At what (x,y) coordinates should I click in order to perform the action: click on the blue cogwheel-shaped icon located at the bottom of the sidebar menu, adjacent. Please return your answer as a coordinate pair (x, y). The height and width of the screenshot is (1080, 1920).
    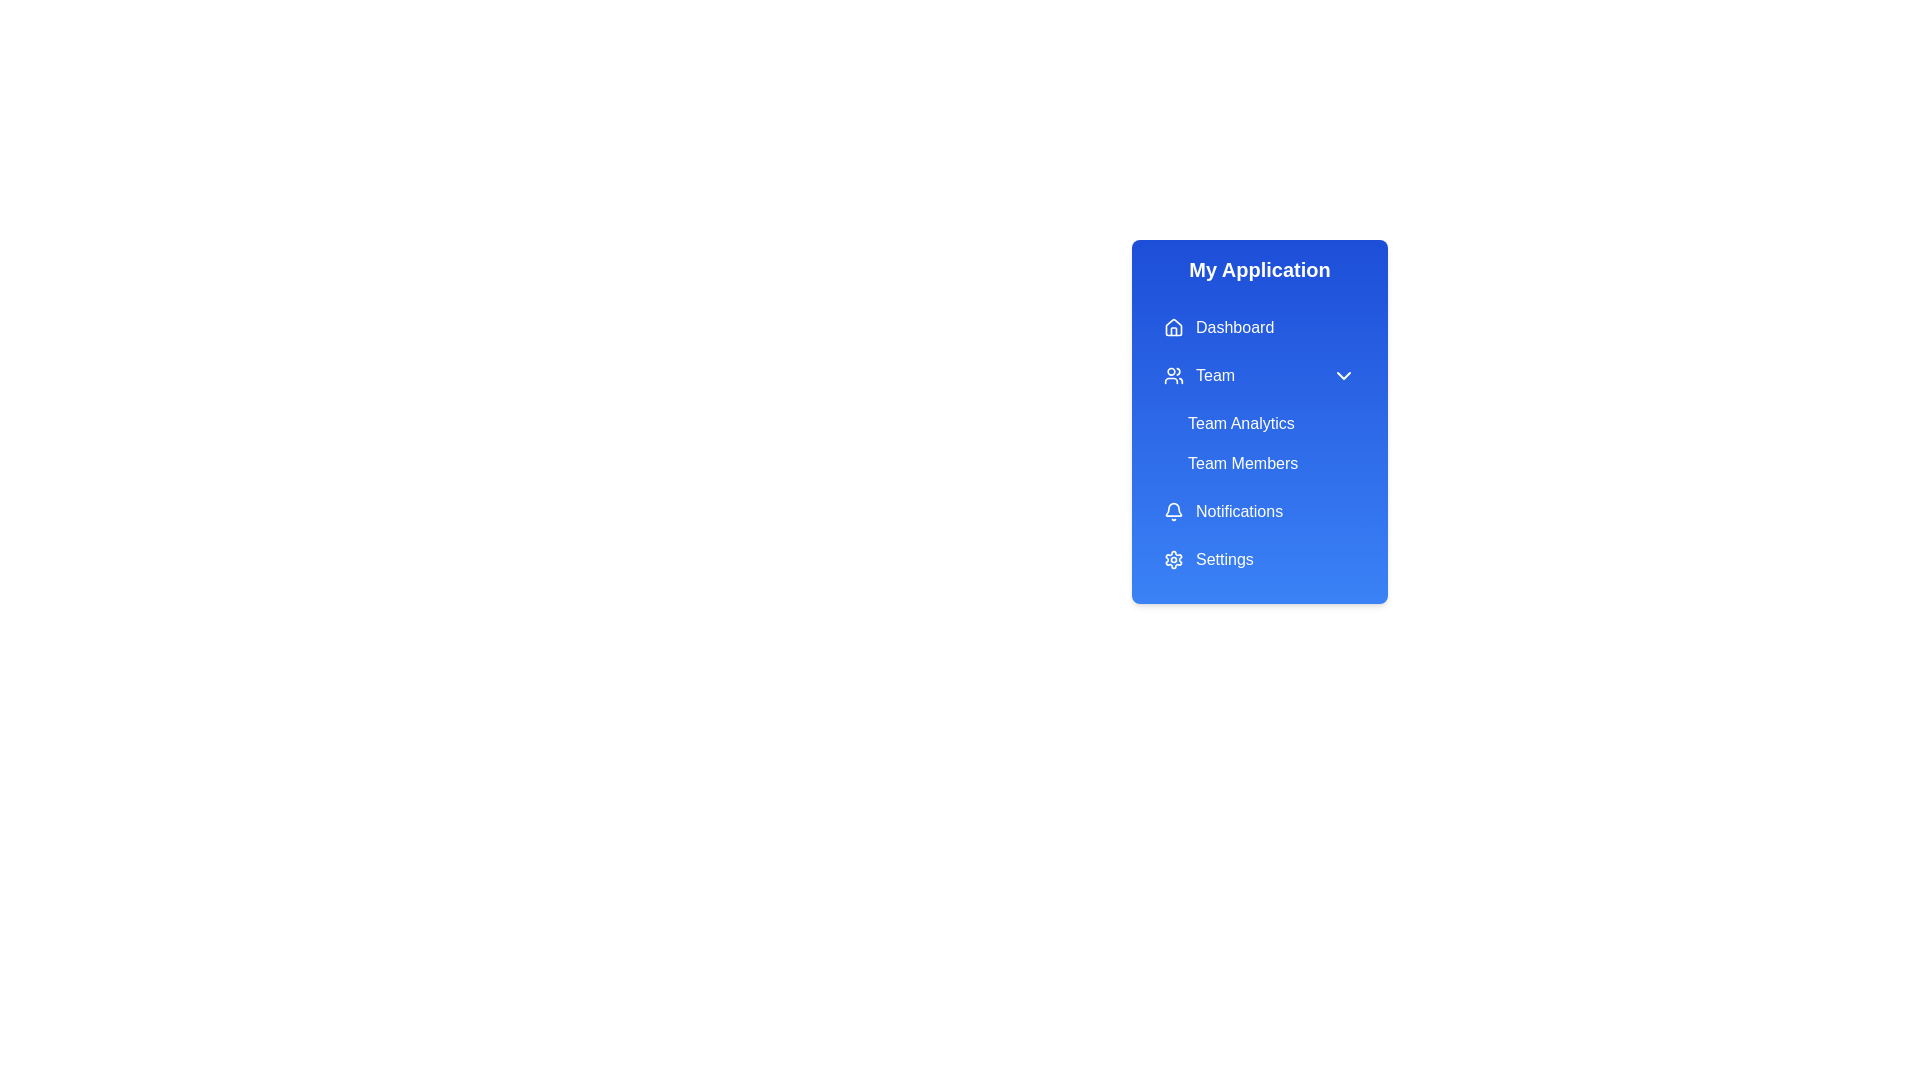
    Looking at the image, I should click on (1174, 559).